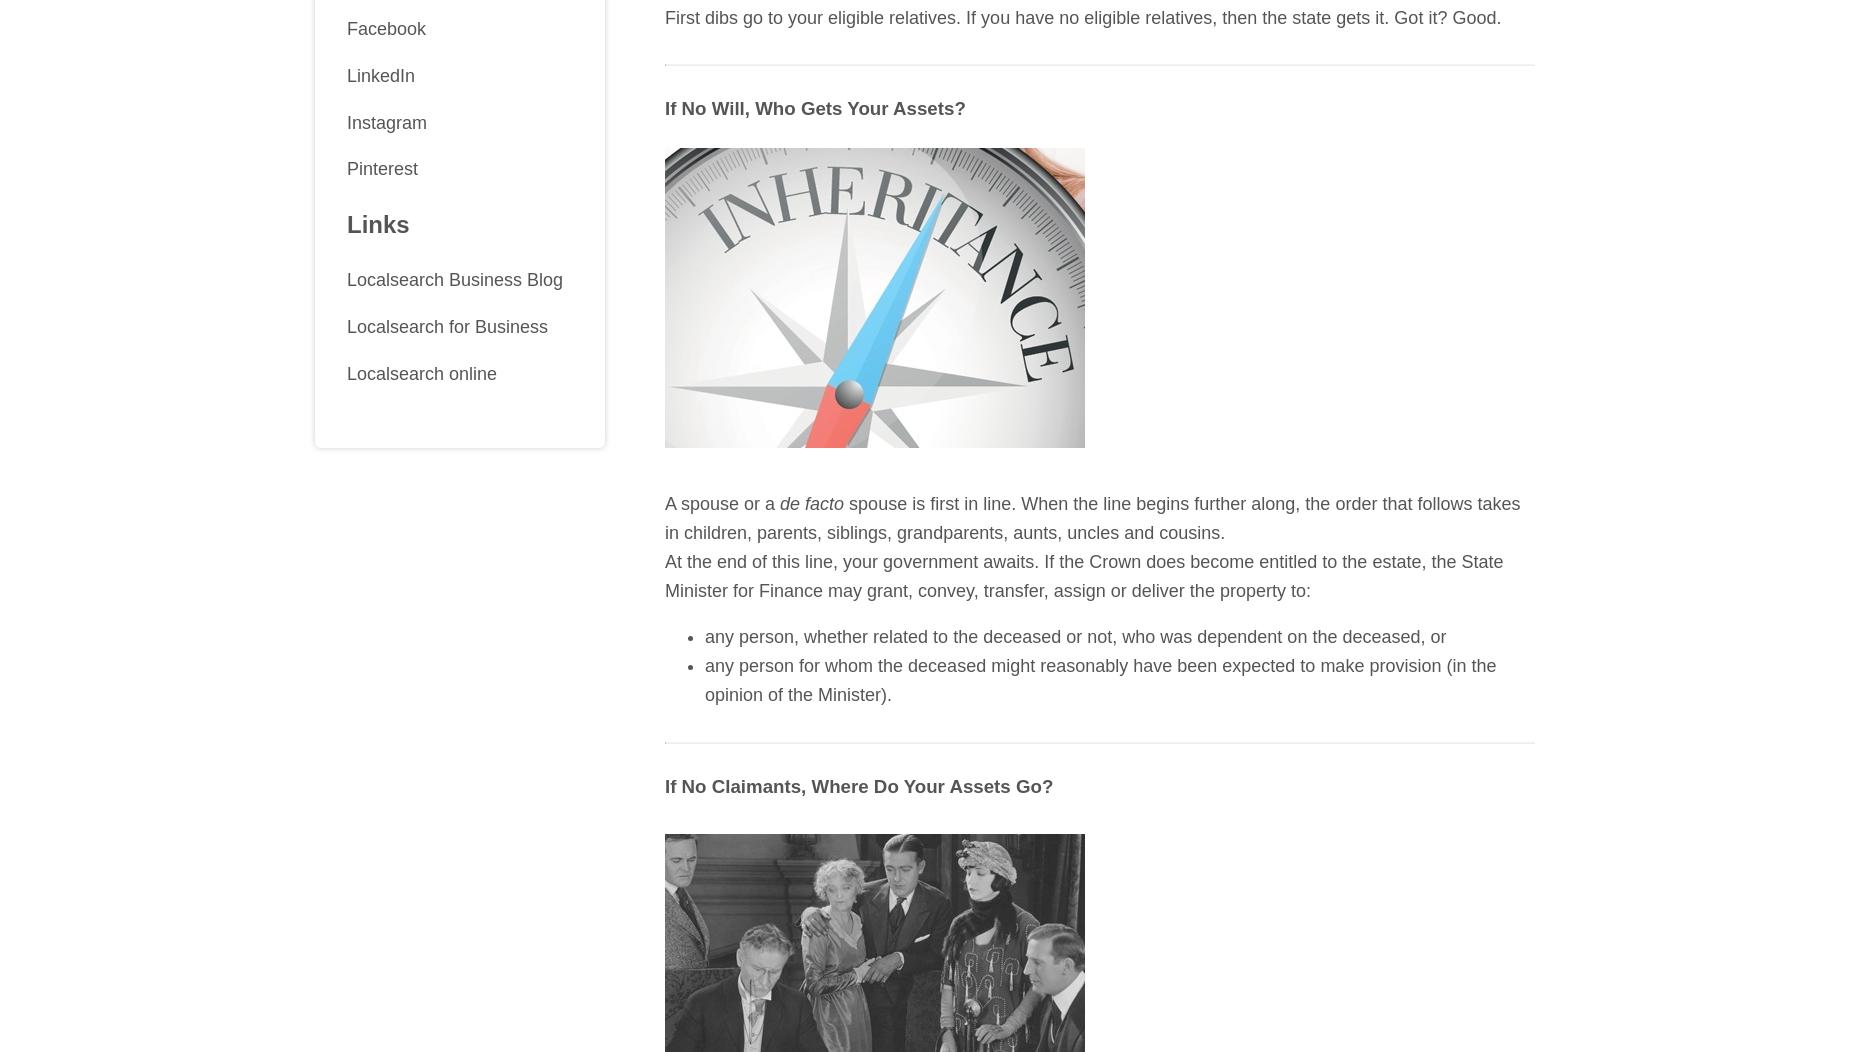 The height and width of the screenshot is (1052, 1850). Describe the element at coordinates (386, 122) in the screenshot. I see `'Instagram'` at that location.